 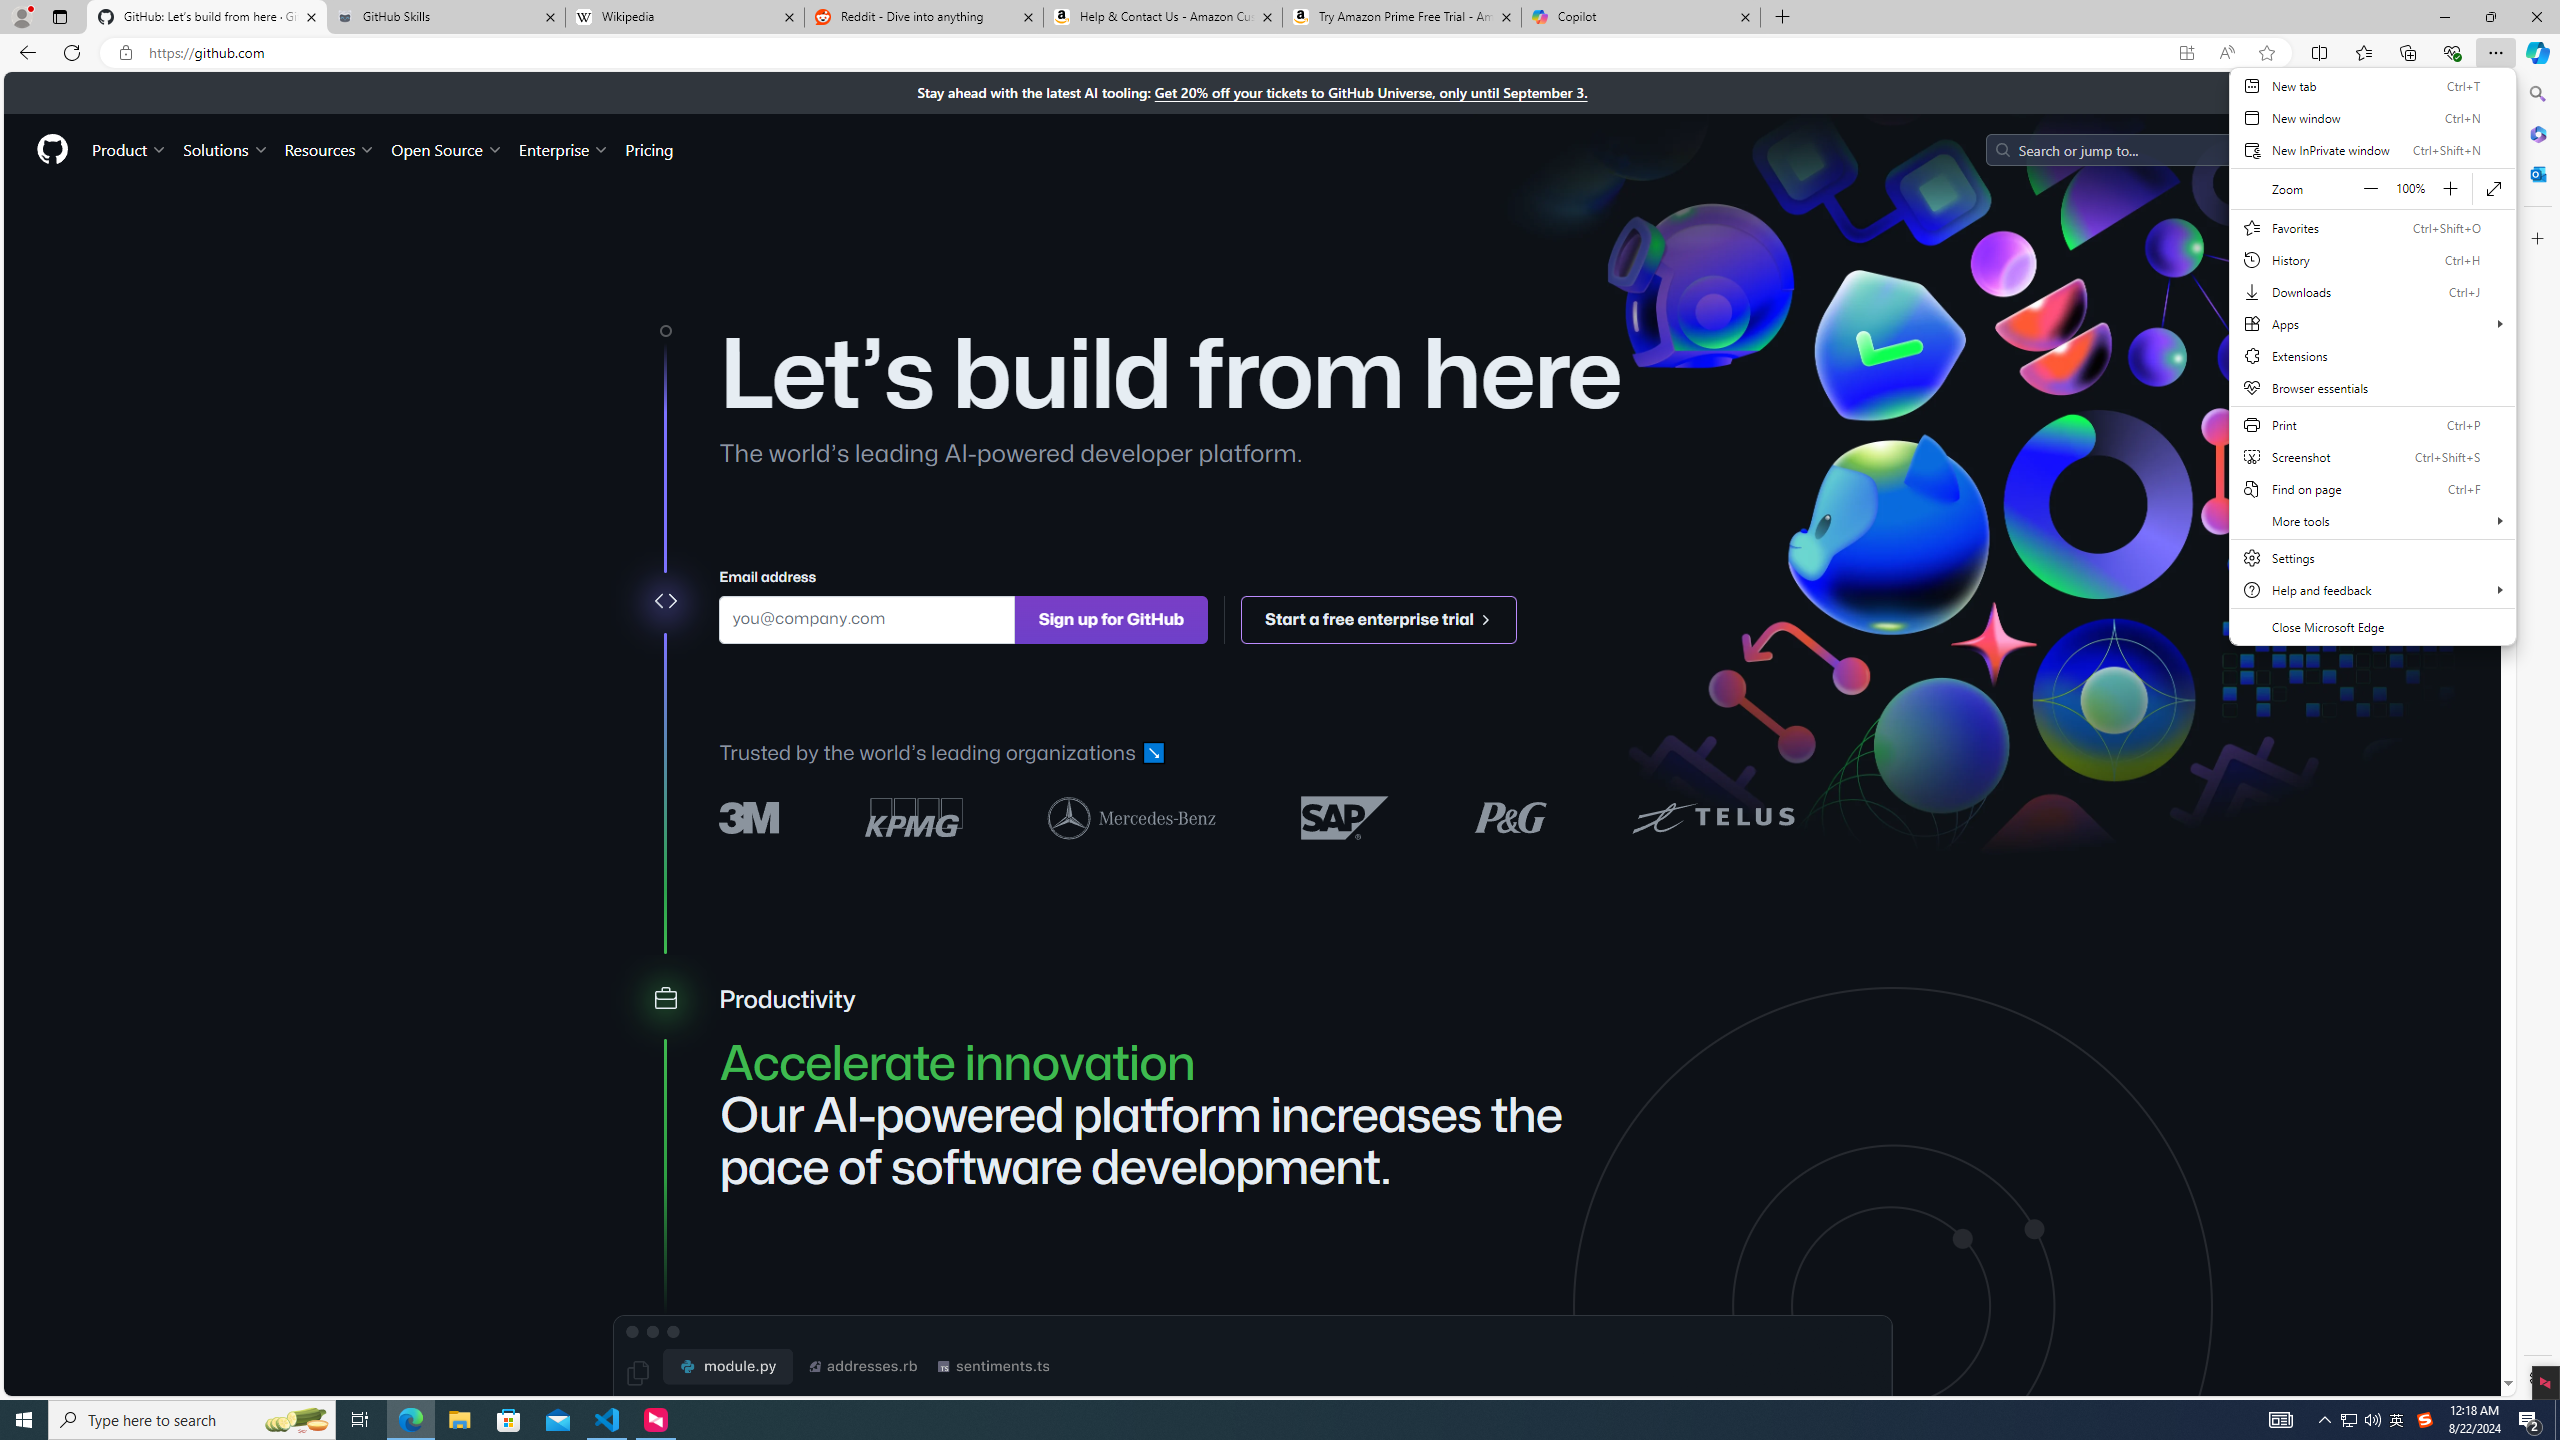 What do you see at coordinates (2537, 735) in the screenshot?
I see `'Side bar'` at bounding box center [2537, 735].